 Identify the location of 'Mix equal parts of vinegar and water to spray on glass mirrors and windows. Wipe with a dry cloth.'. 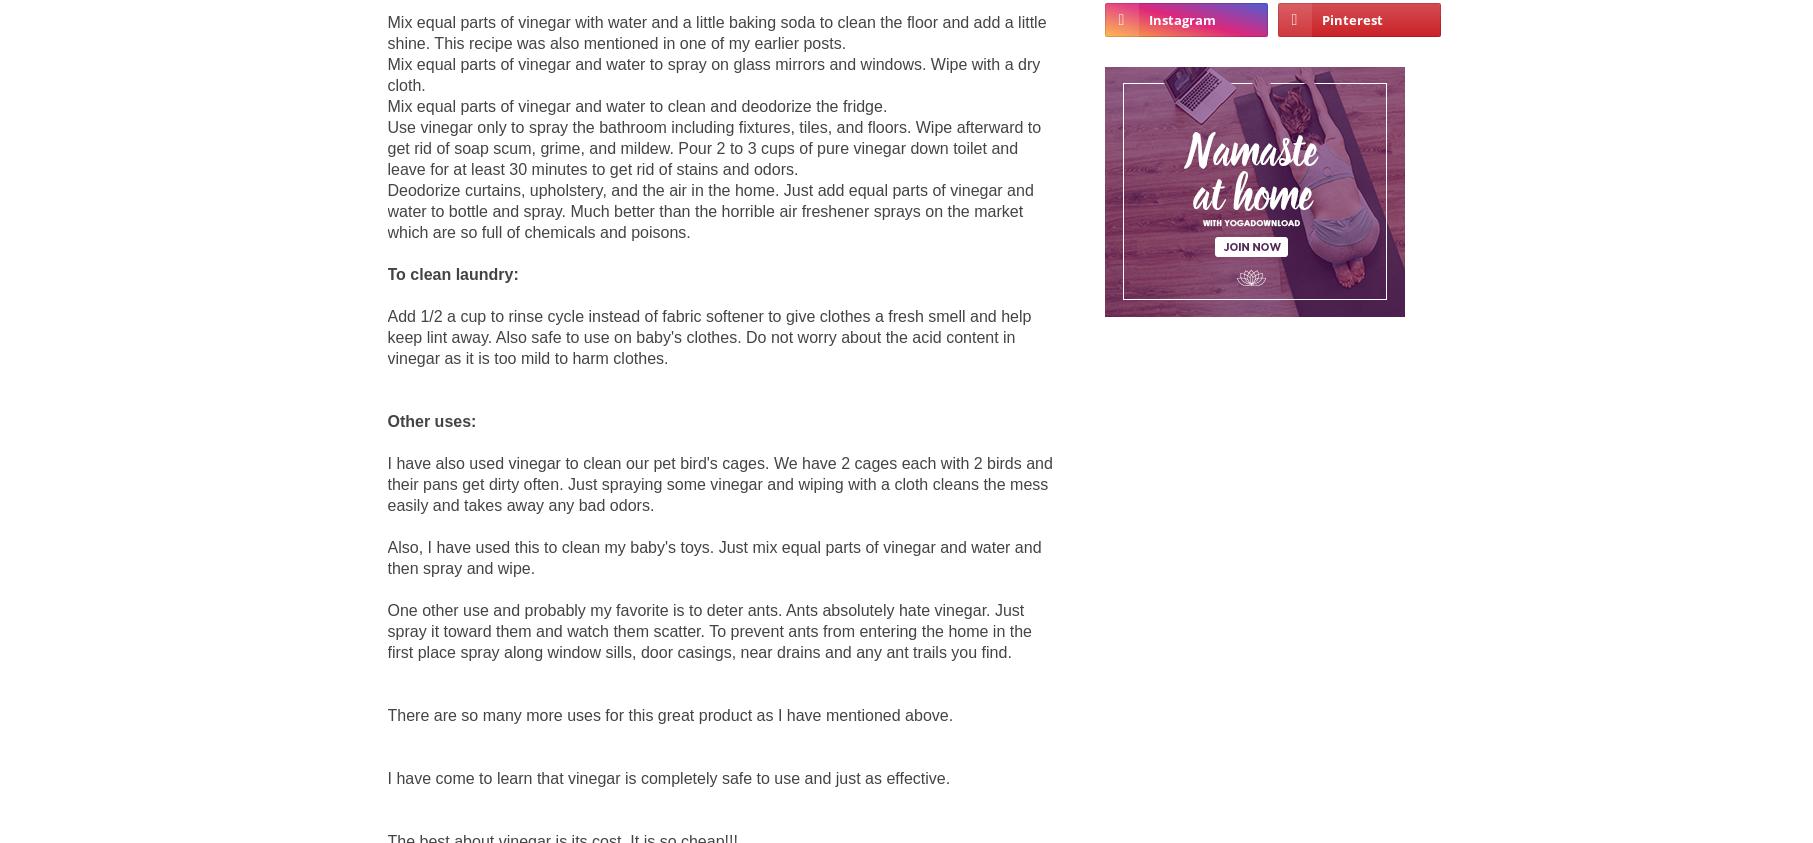
(712, 73).